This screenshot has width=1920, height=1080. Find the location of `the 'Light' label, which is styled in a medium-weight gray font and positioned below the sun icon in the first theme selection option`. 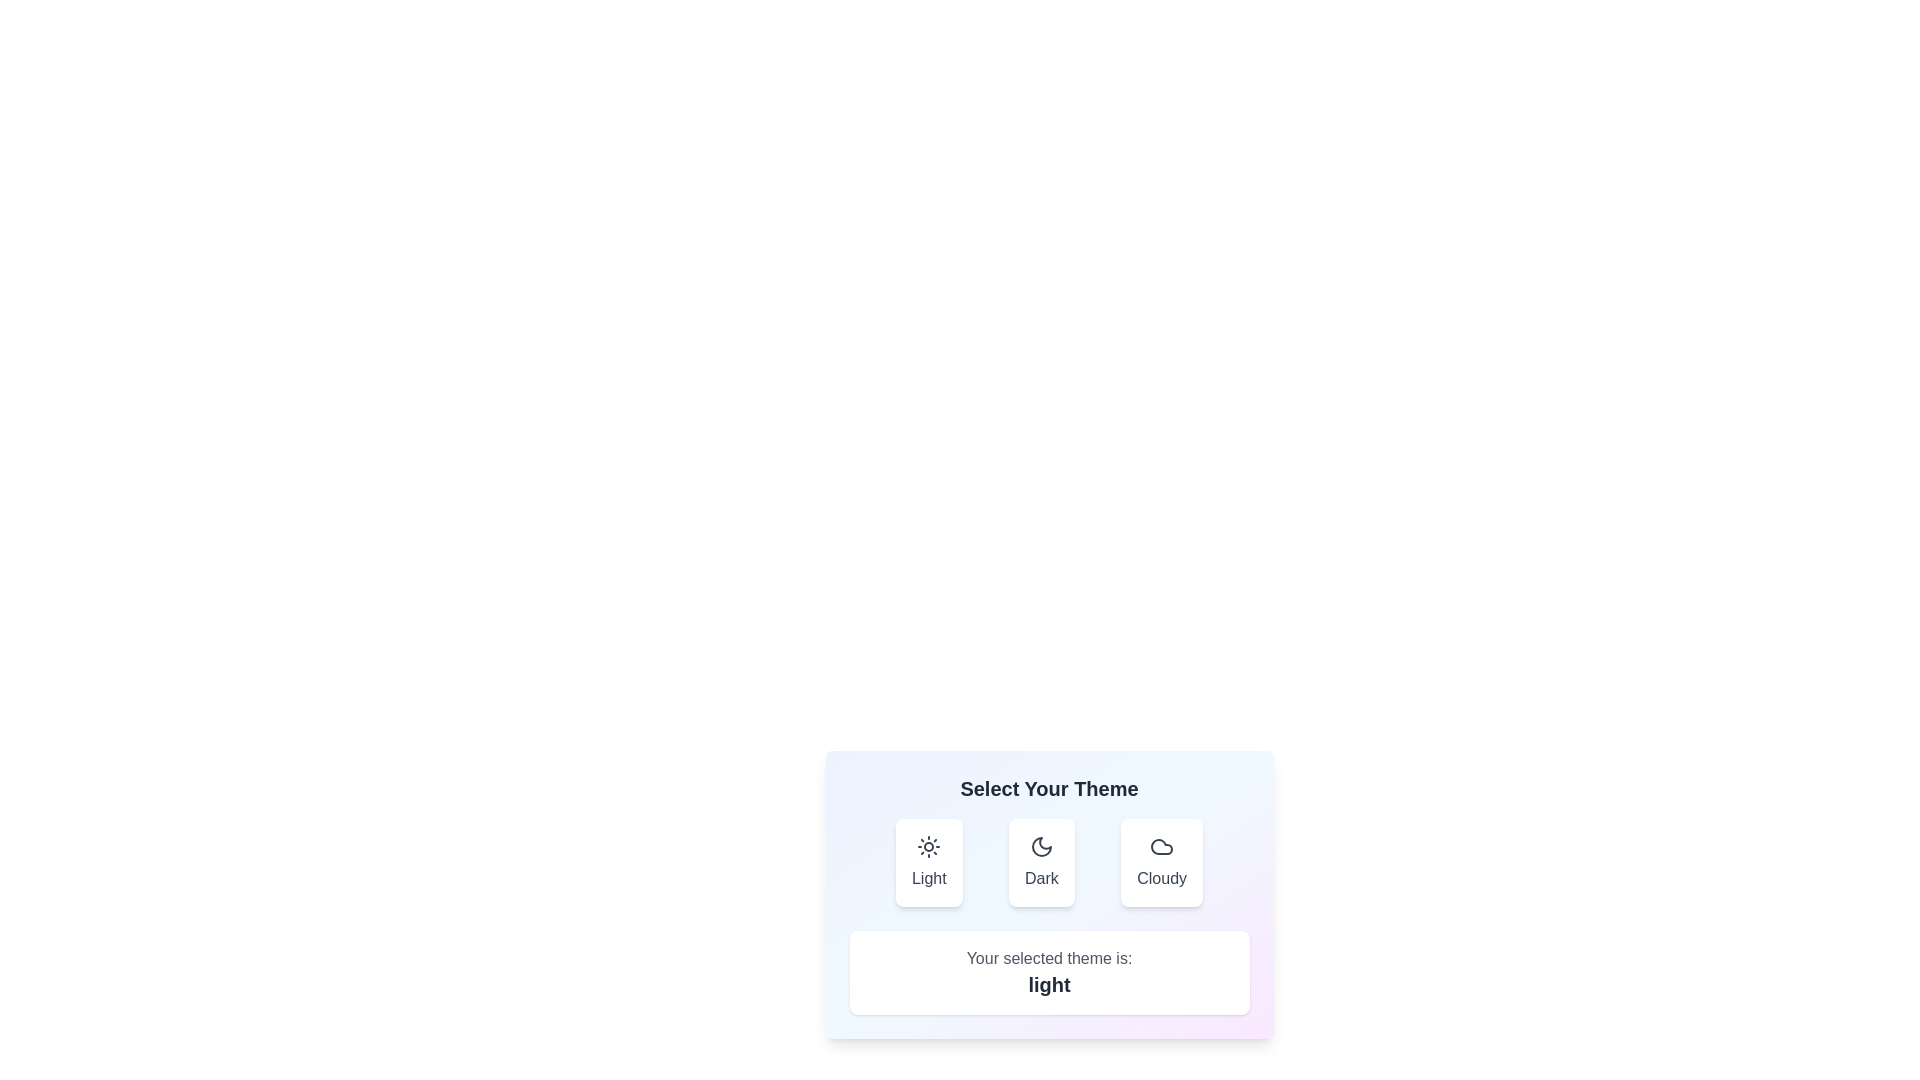

the 'Light' label, which is styled in a medium-weight gray font and positioned below the sun icon in the first theme selection option is located at coordinates (928, 878).